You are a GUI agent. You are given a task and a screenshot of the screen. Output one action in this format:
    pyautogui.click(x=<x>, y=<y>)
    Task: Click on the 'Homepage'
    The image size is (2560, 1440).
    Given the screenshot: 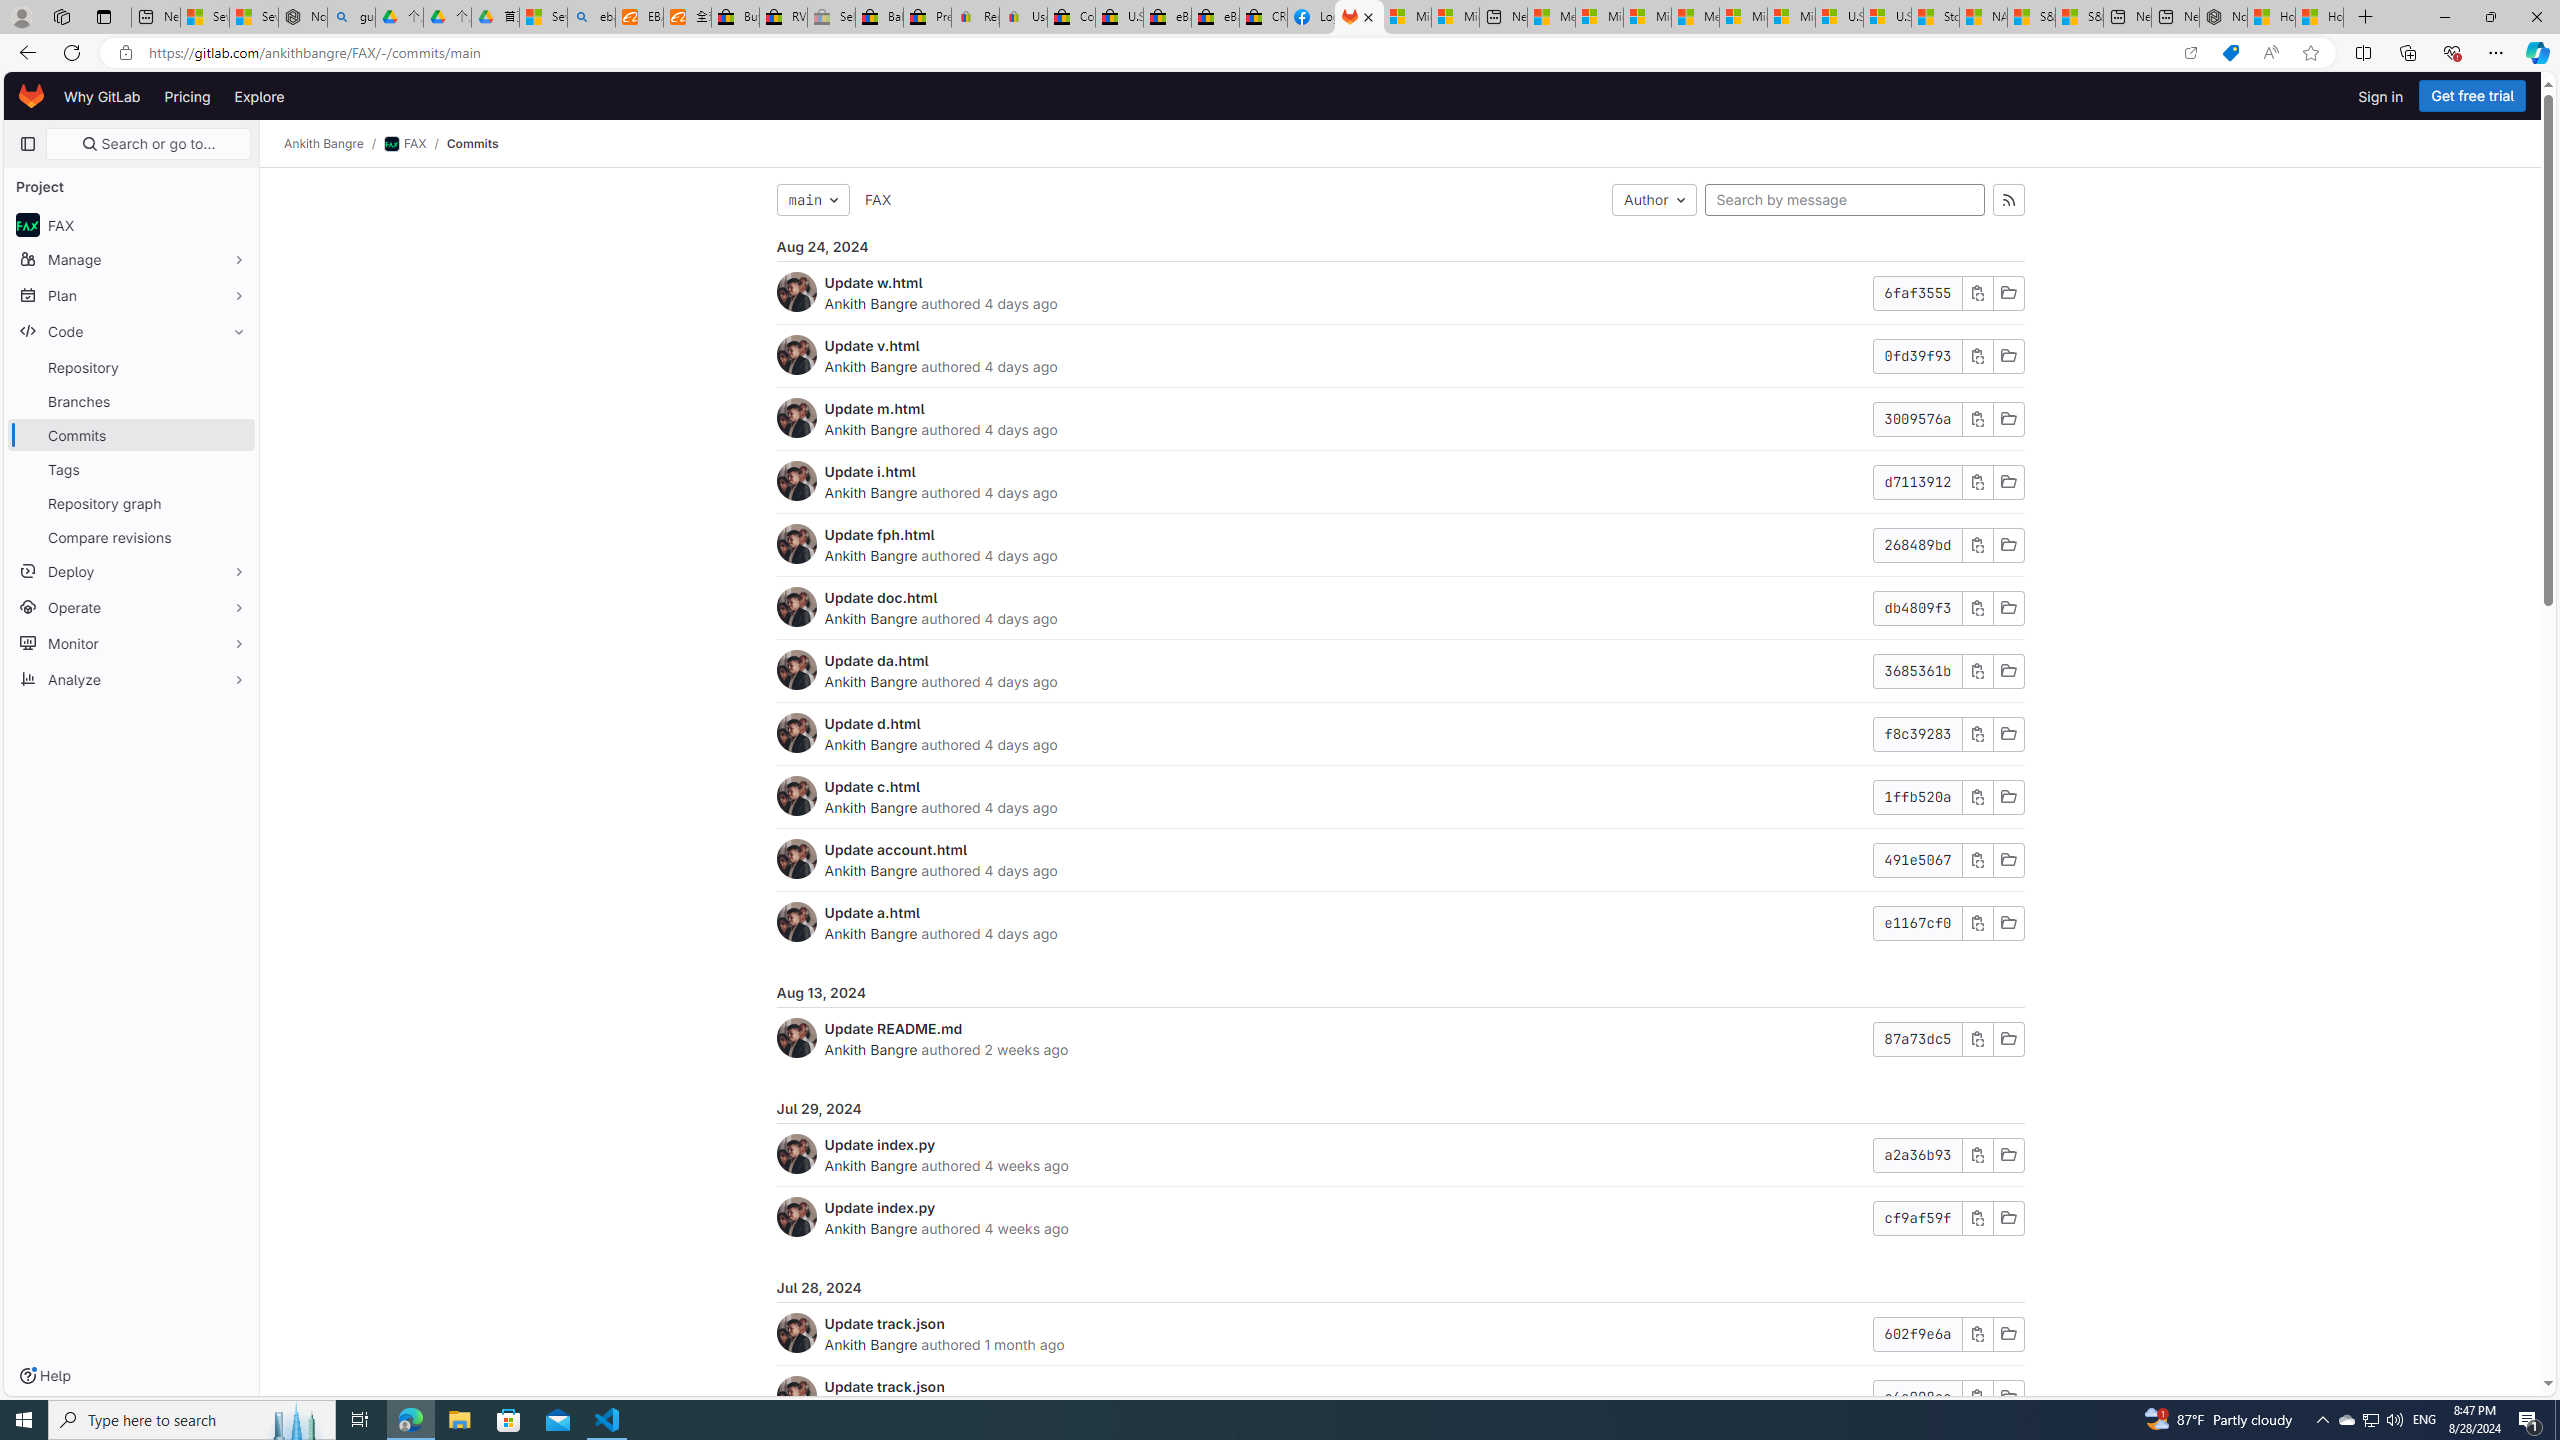 What is the action you would take?
    pyautogui.click(x=32, y=95)
    